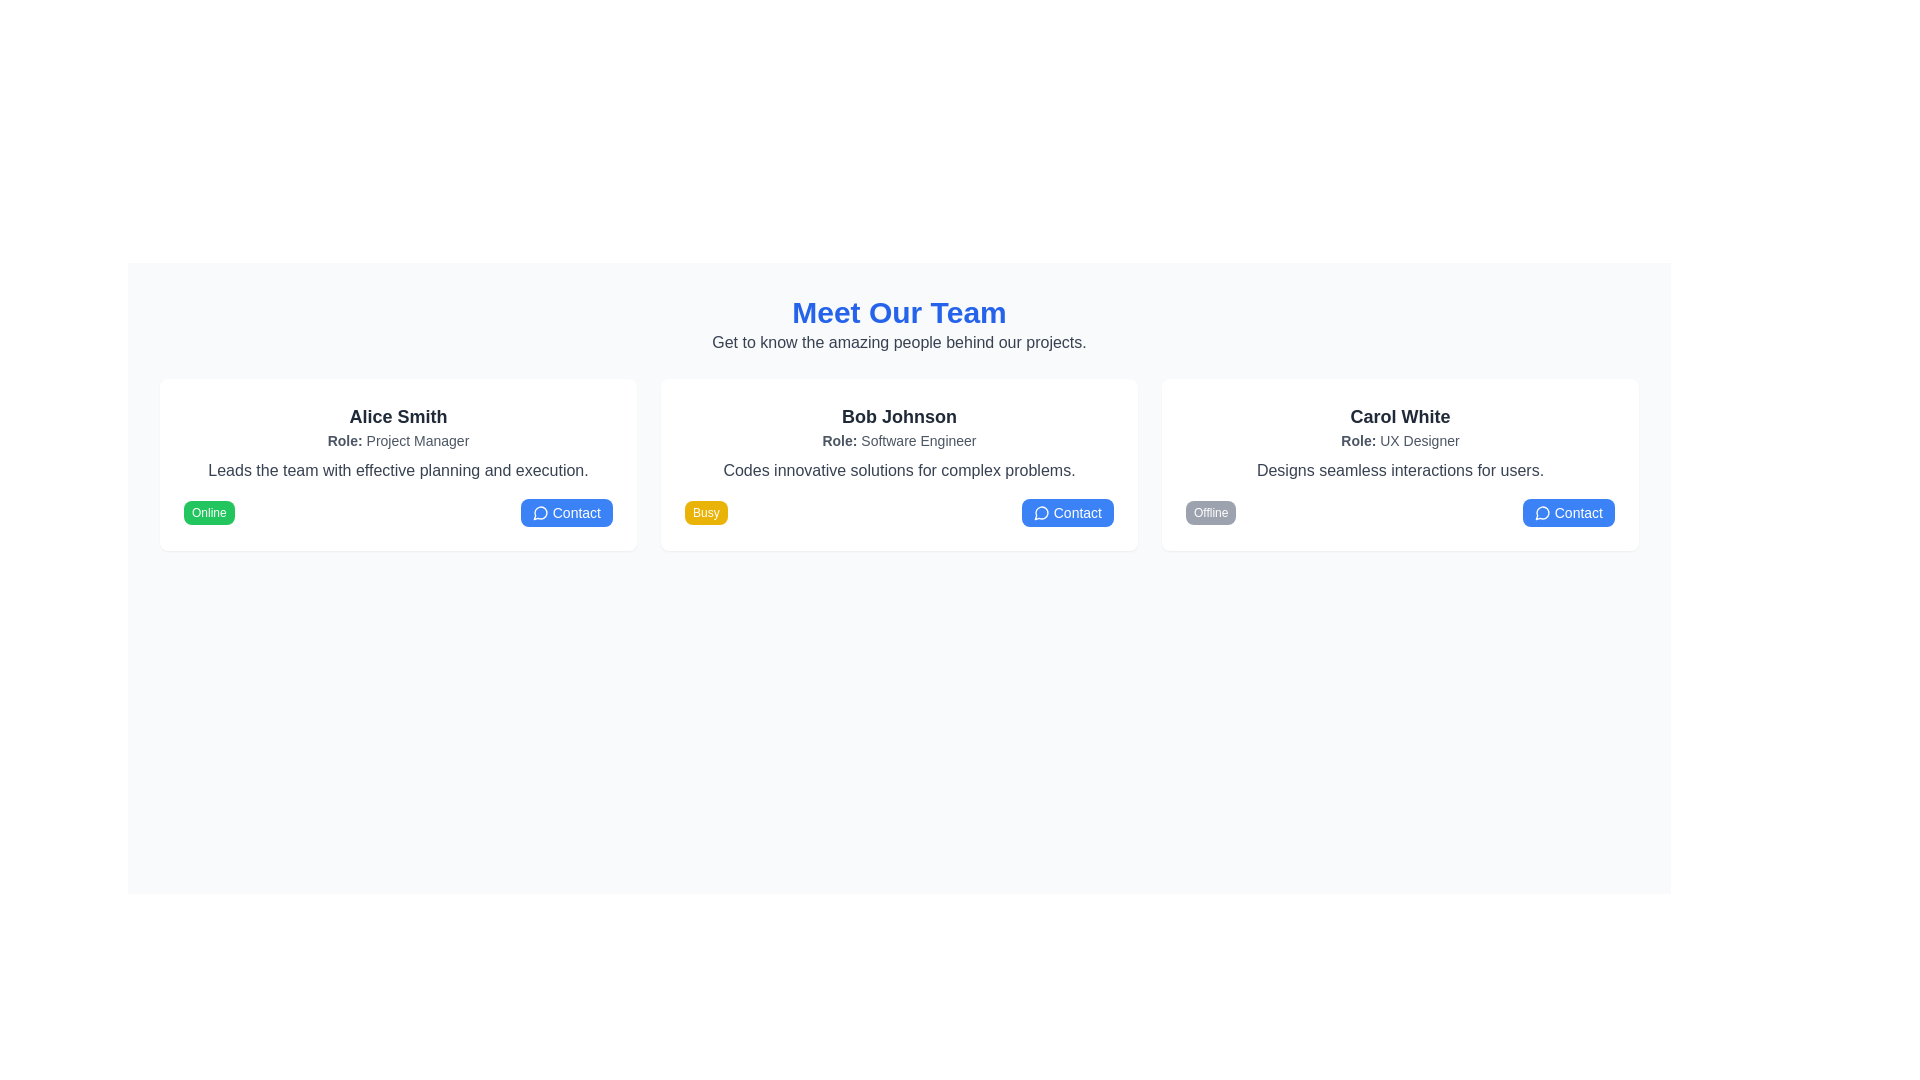 This screenshot has width=1920, height=1080. I want to click on the button located to the right of the yellow badge labeled 'Busy' within the card for 'Bob Johnson' to trigger the hover effect, so click(1066, 512).